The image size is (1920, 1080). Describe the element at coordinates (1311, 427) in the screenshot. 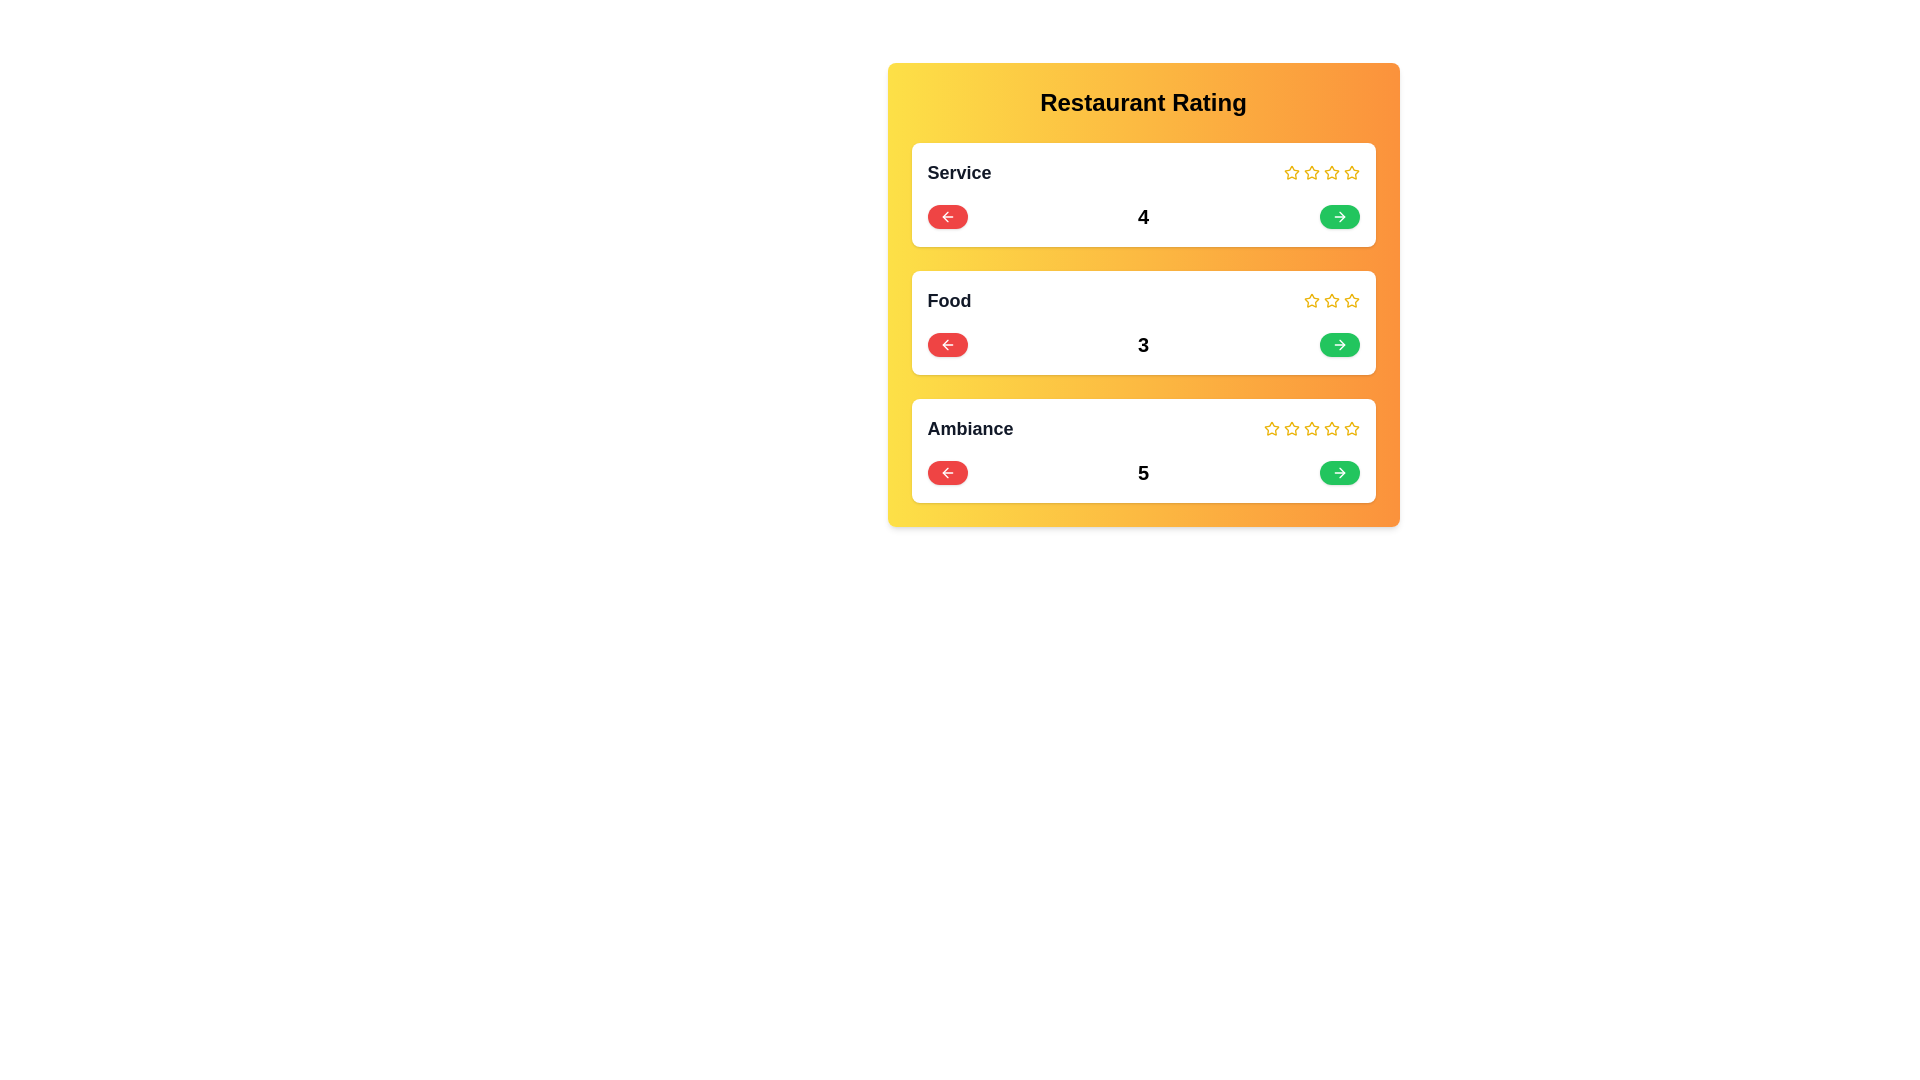

I see `the active third star icon` at that location.